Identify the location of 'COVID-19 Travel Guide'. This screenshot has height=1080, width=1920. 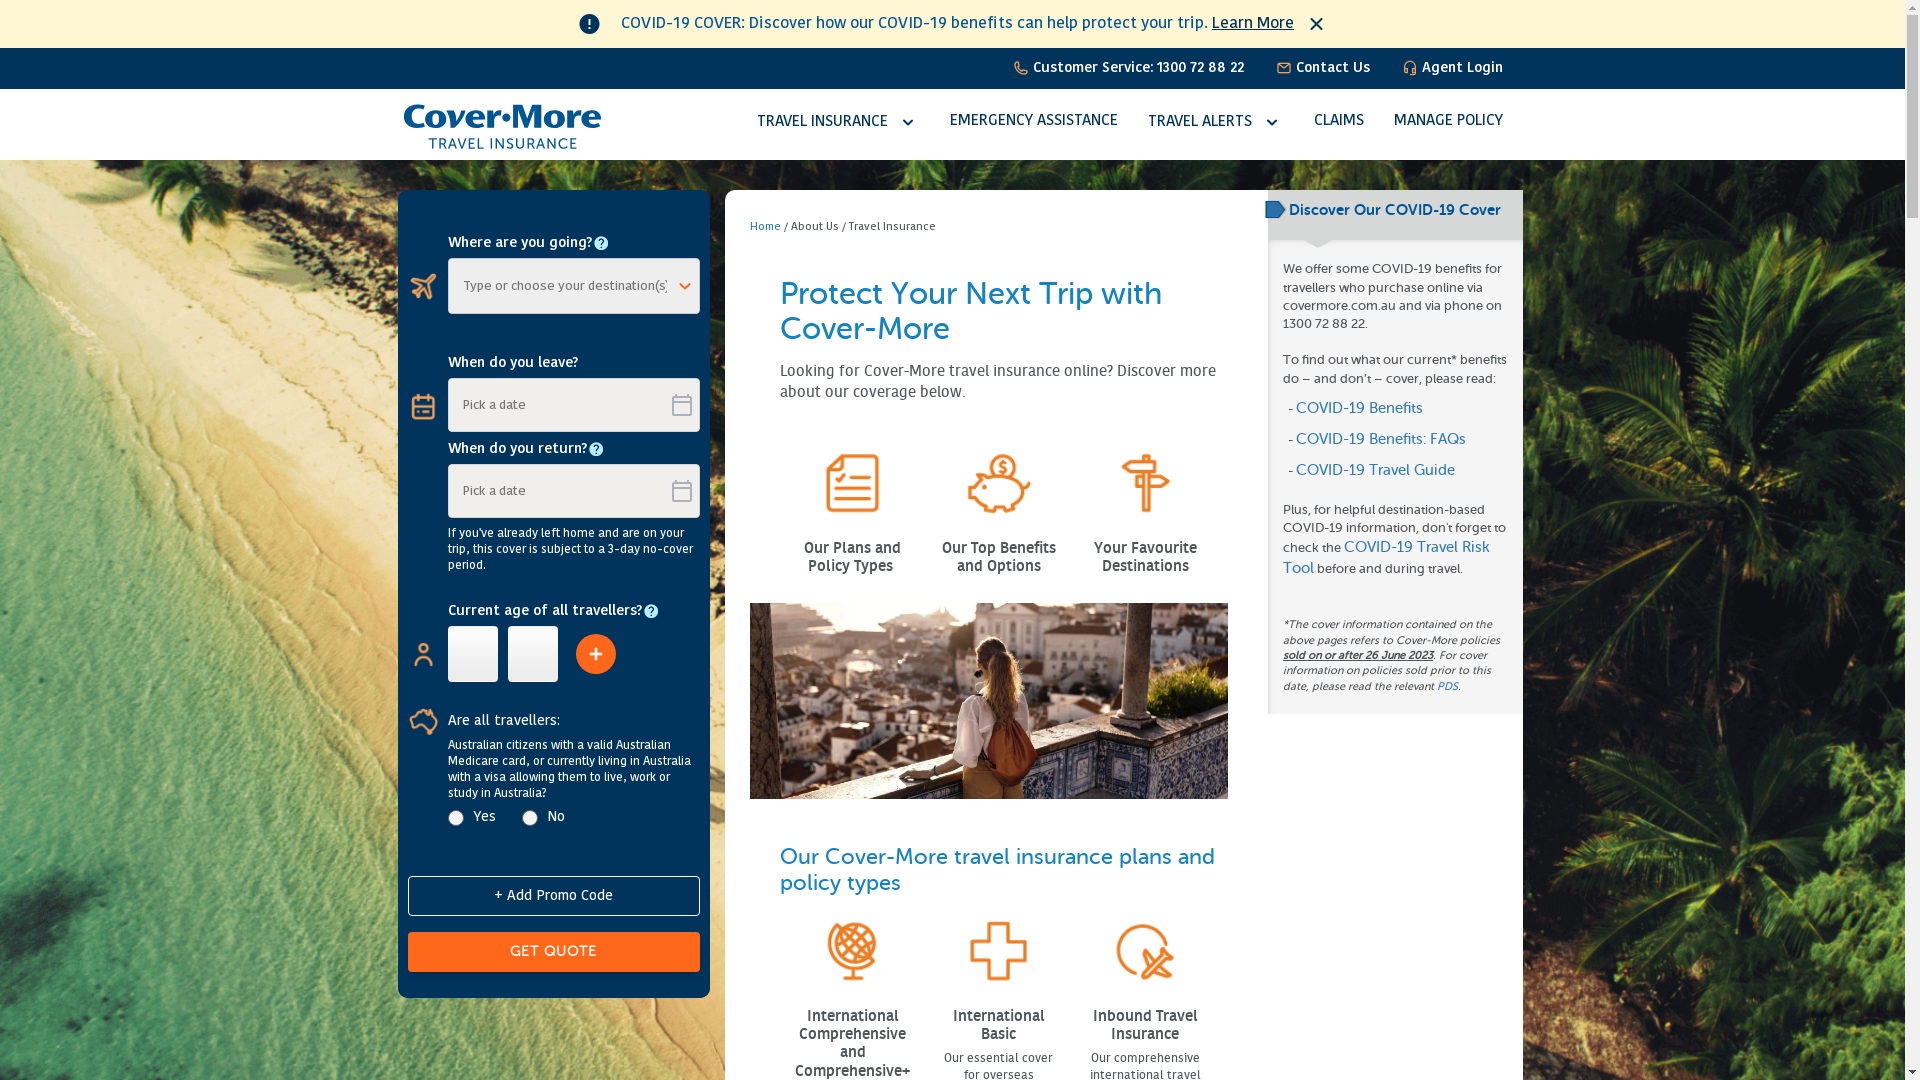
(1374, 470).